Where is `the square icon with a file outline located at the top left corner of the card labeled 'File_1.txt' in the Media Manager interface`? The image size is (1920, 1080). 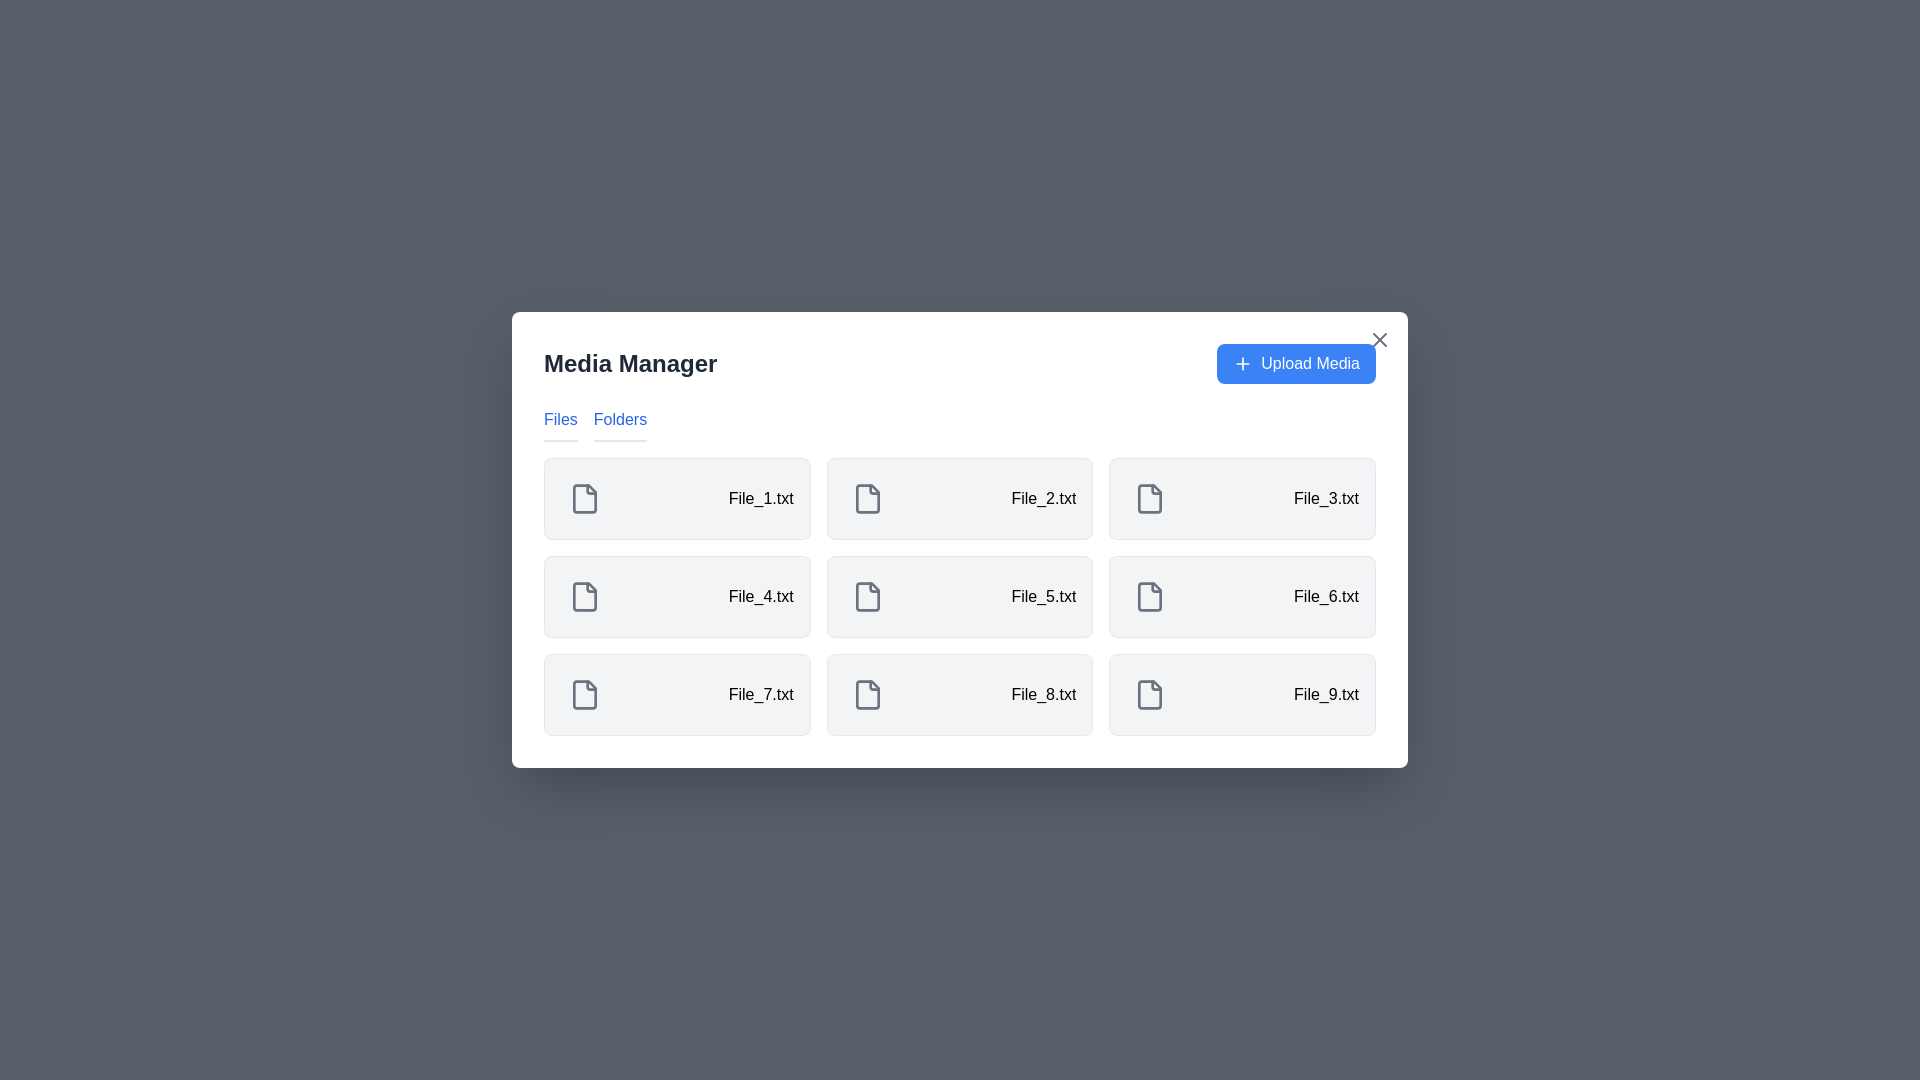 the square icon with a file outline located at the top left corner of the card labeled 'File_1.txt' in the Media Manager interface is located at coordinates (584, 497).